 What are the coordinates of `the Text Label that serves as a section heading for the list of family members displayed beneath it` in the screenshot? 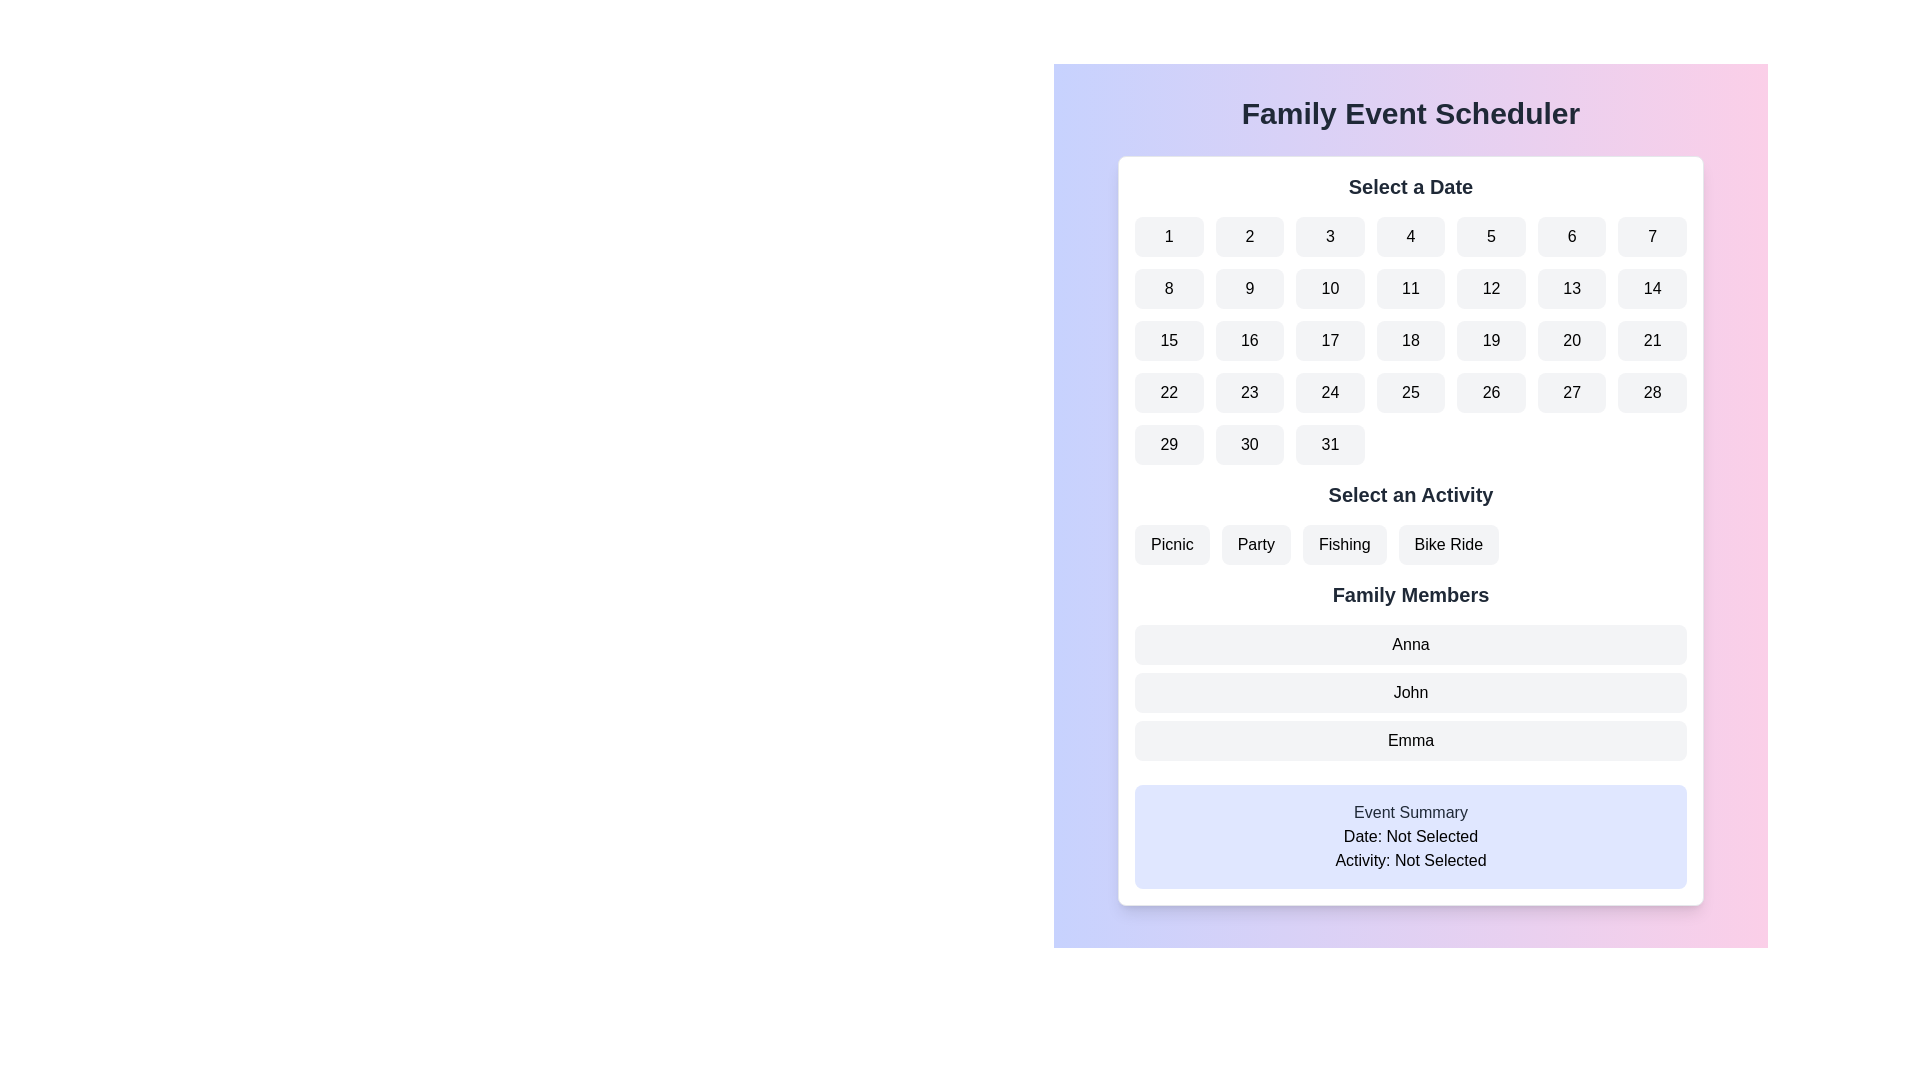 It's located at (1410, 593).